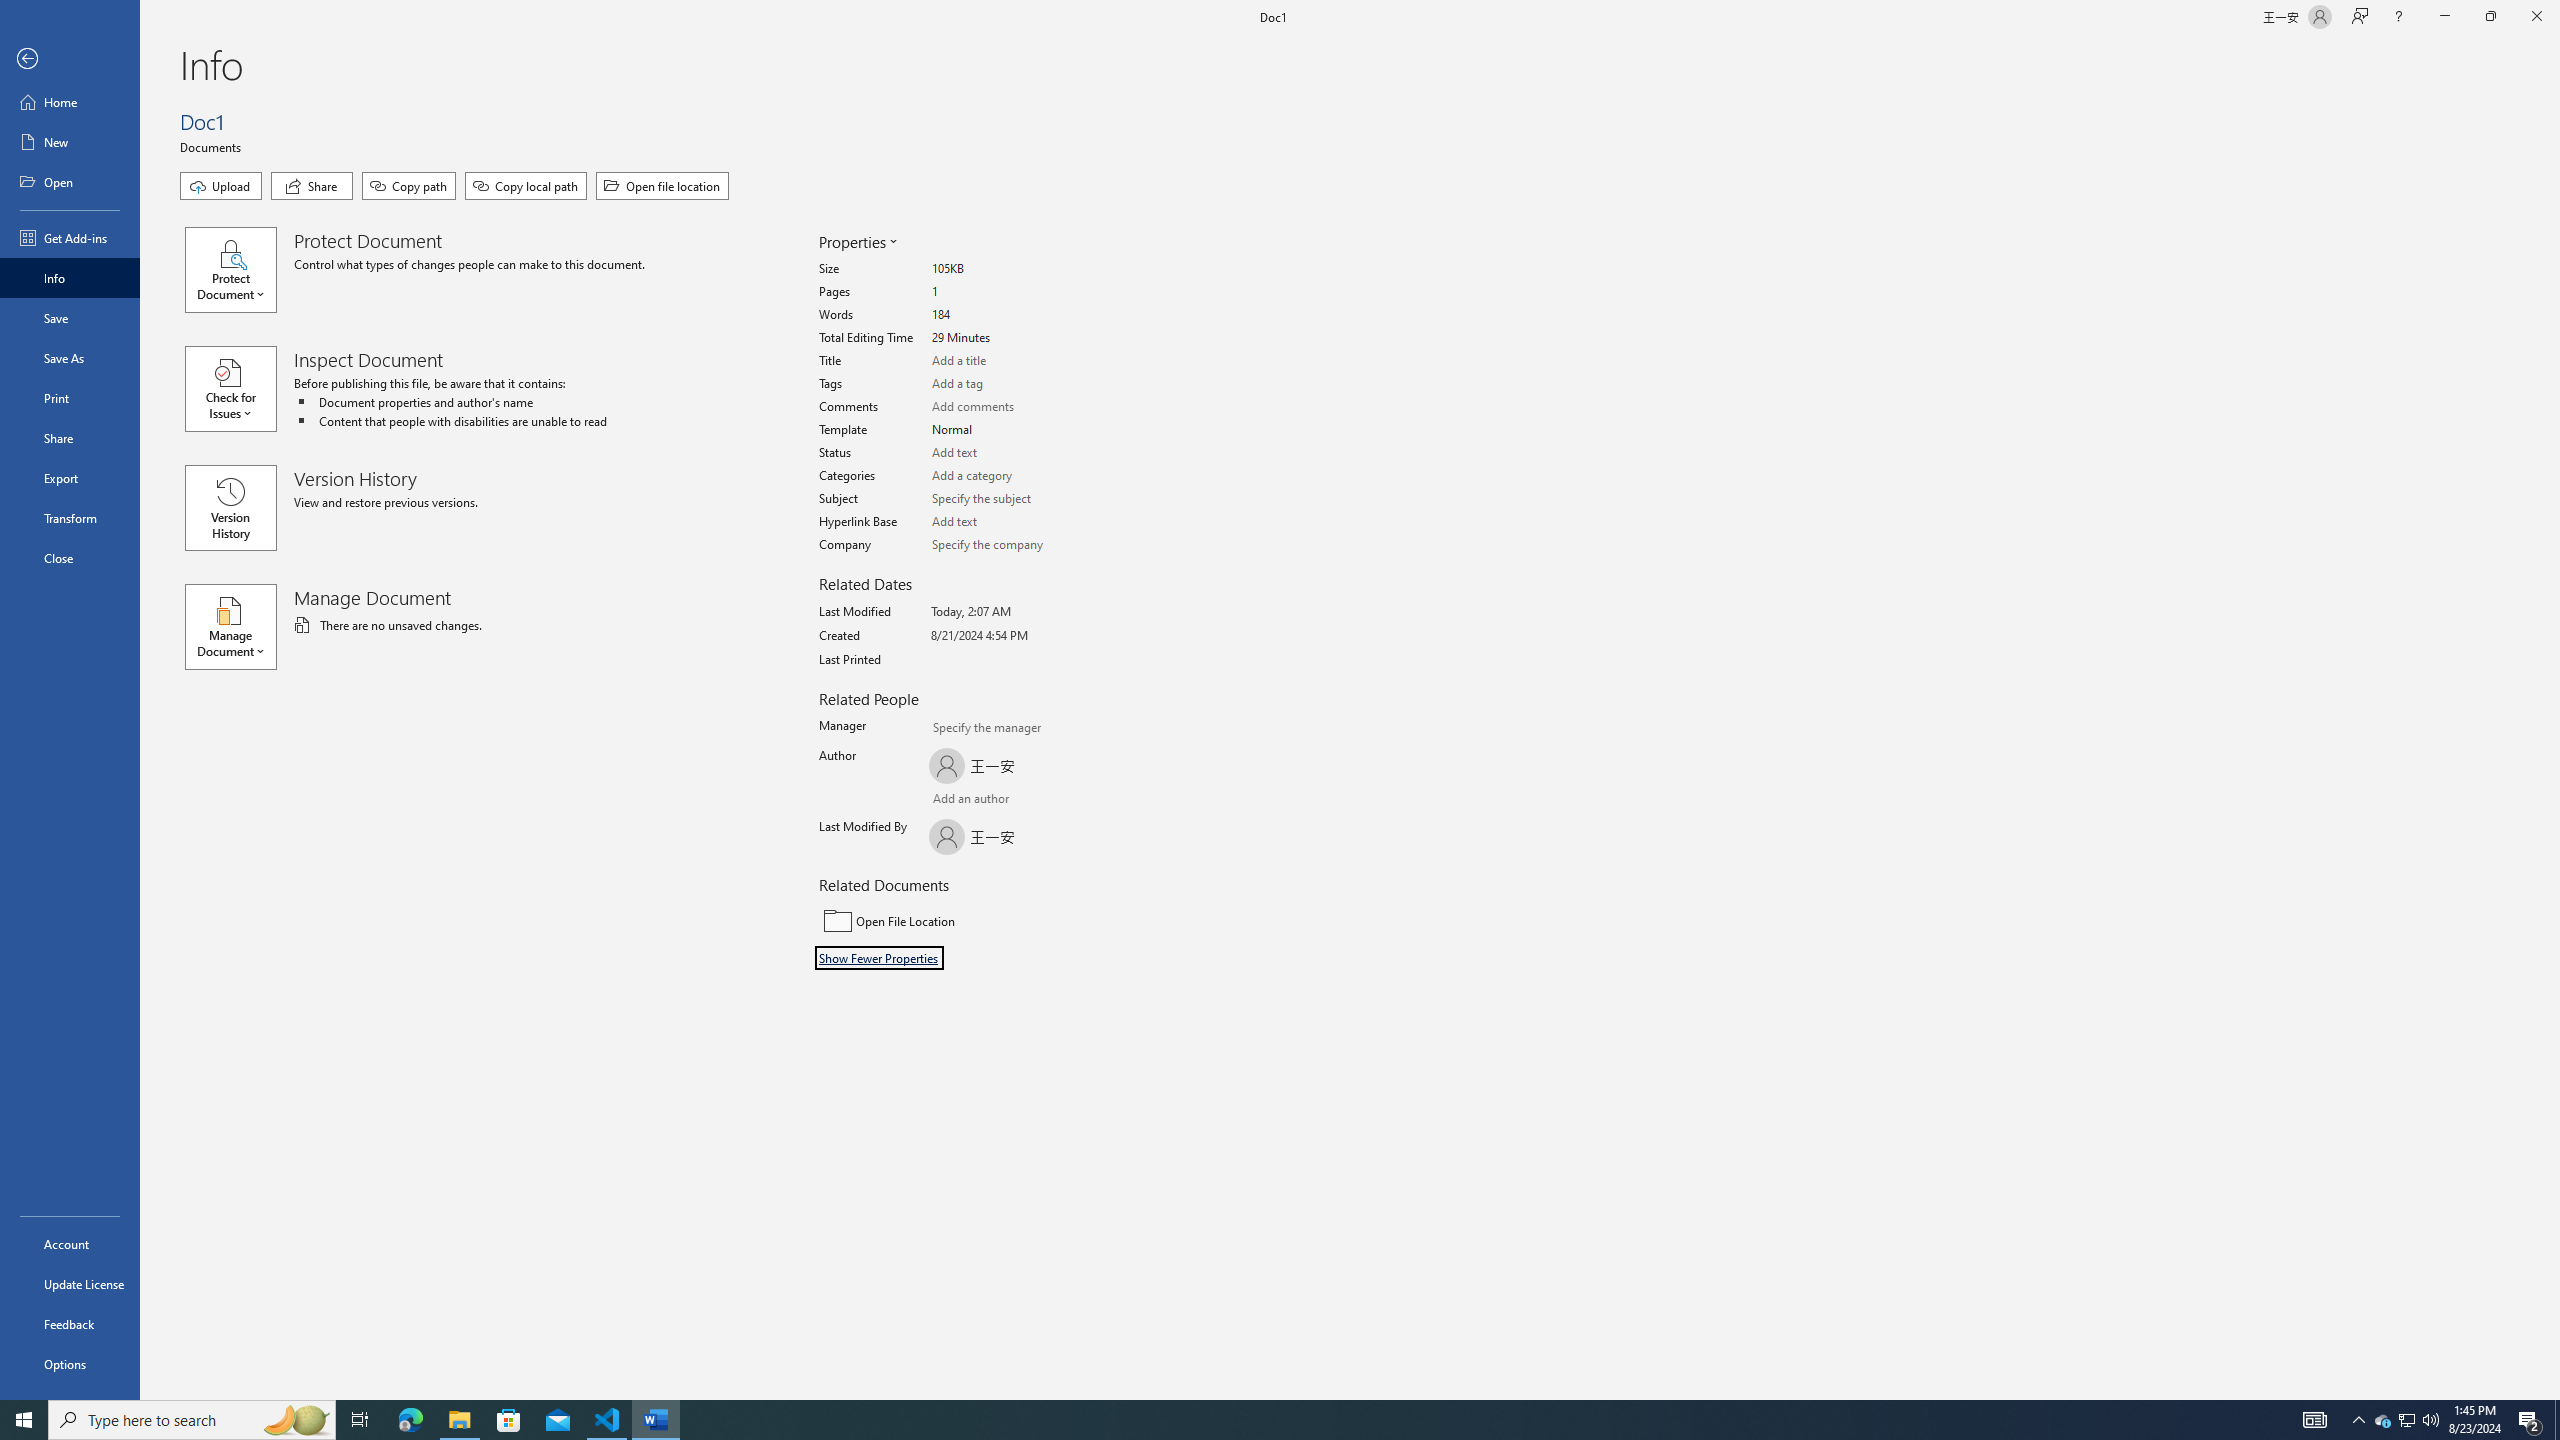  I want to click on 'Properties', so click(856, 241).